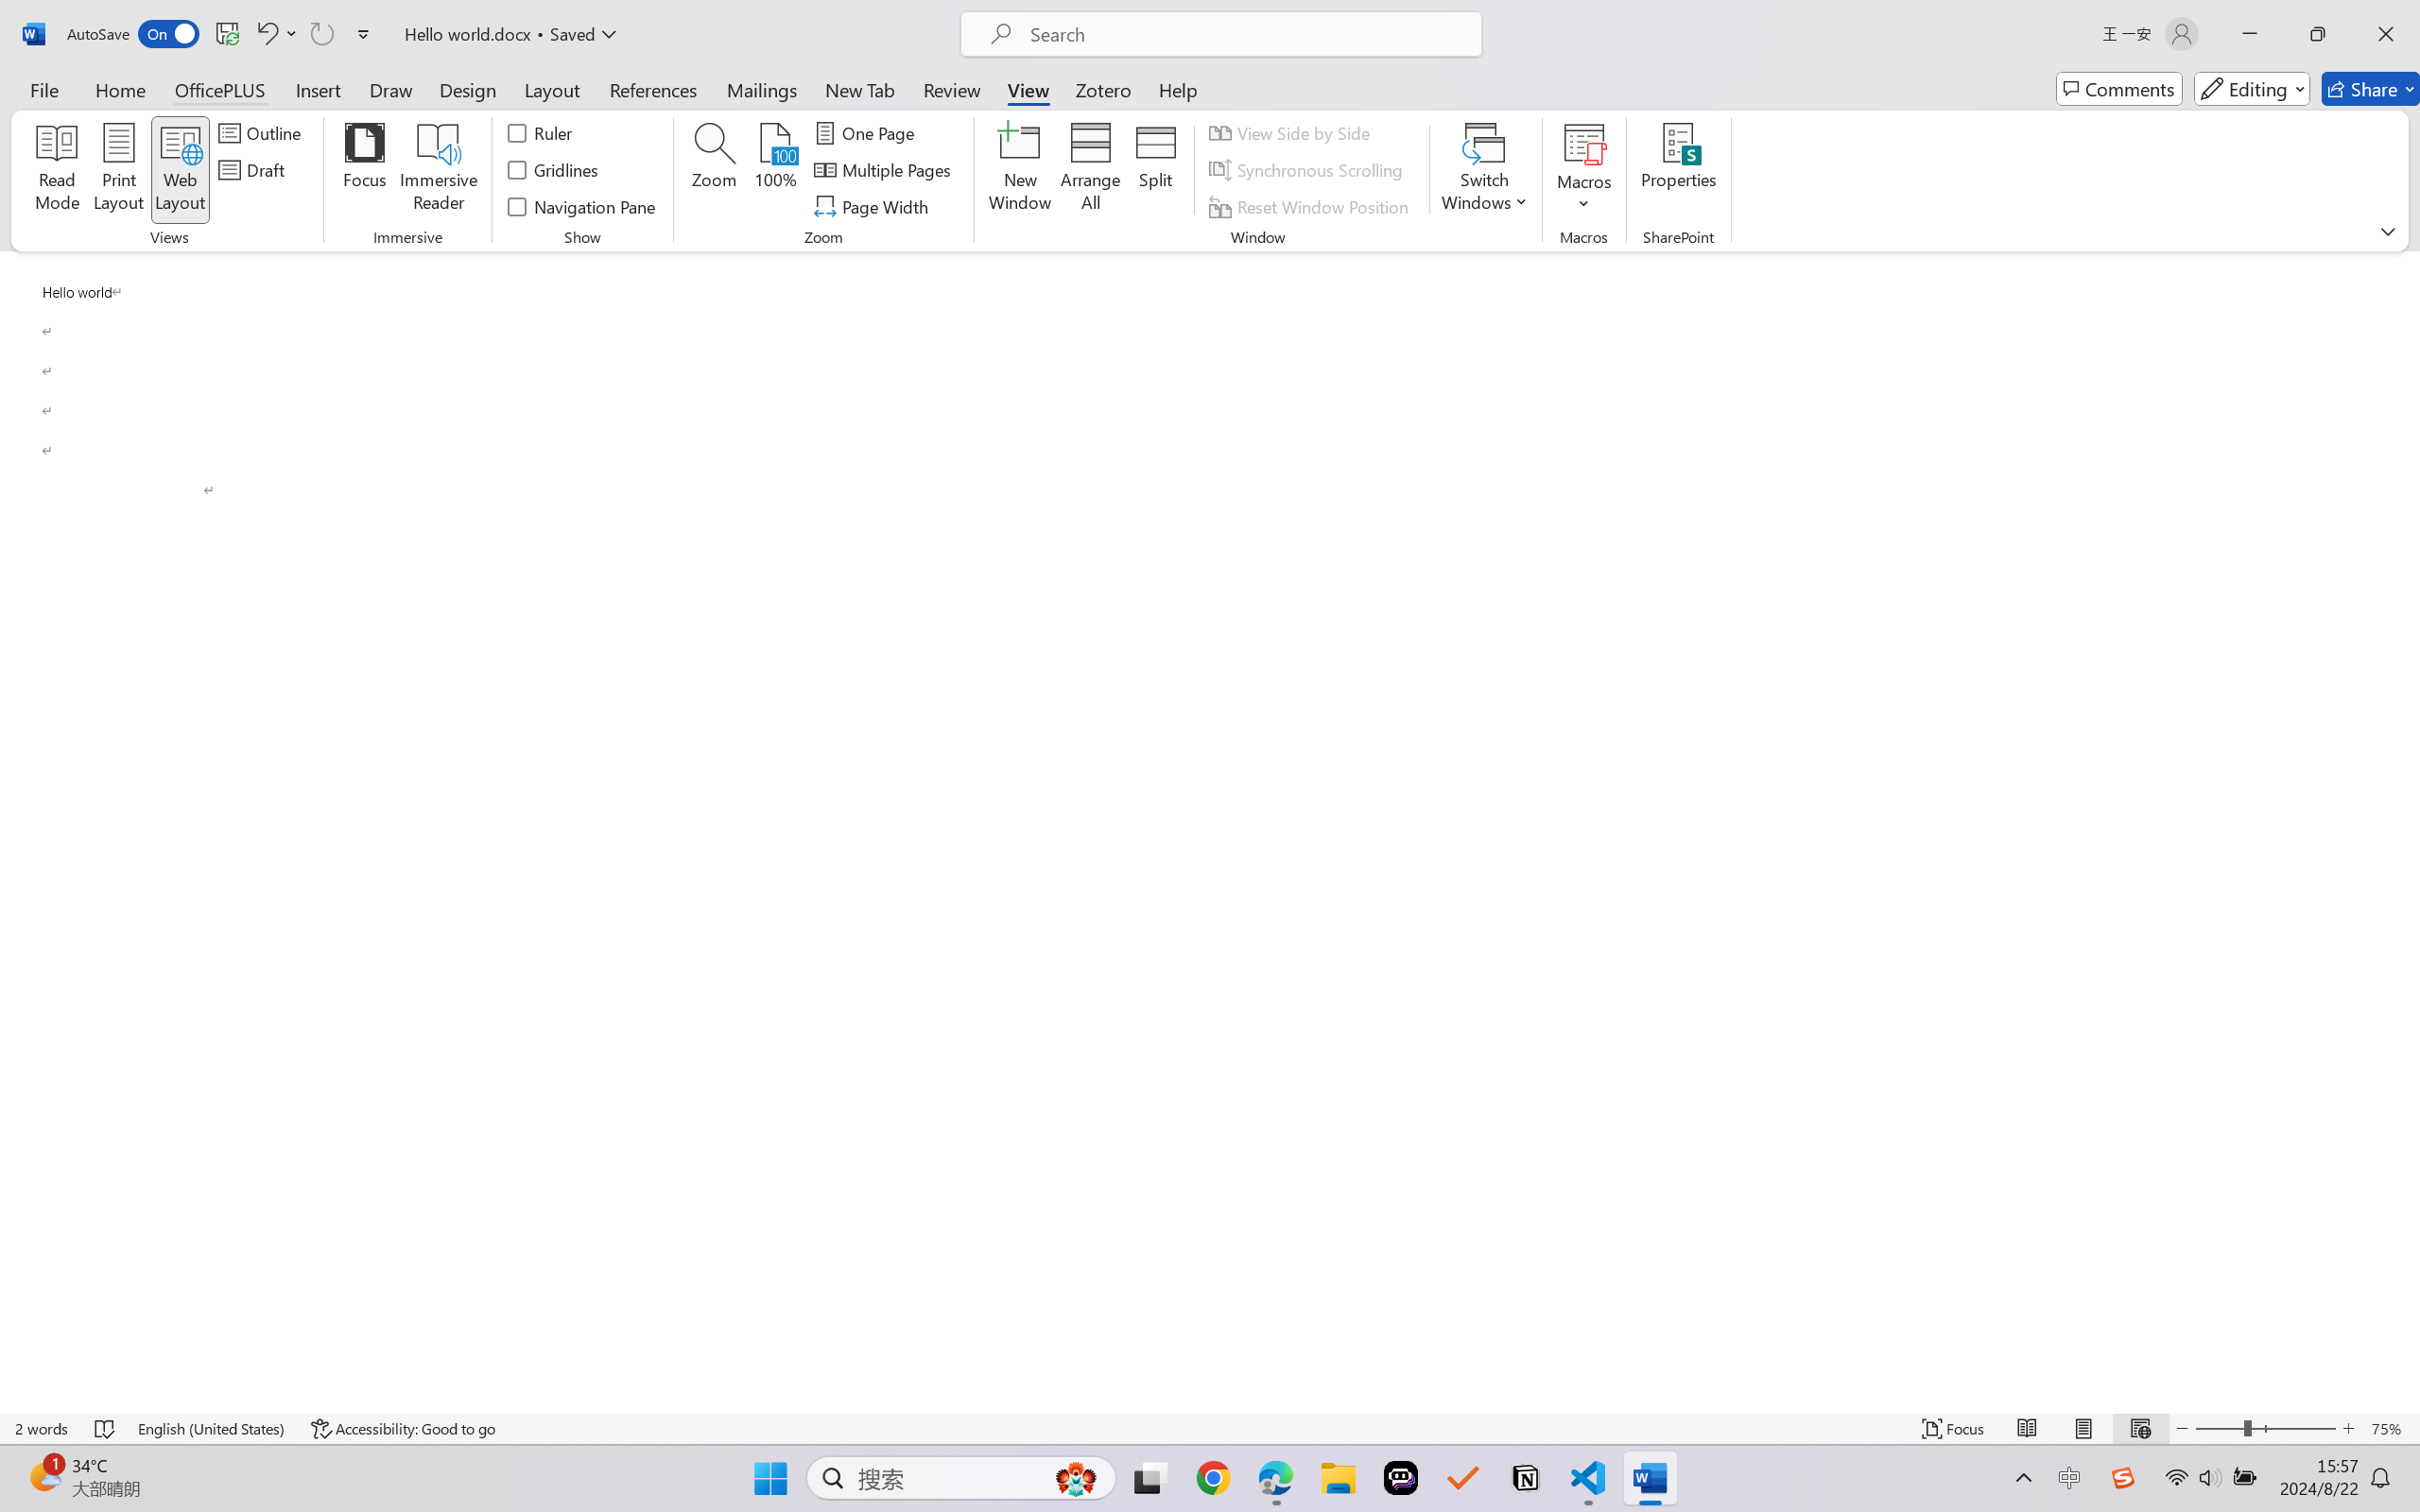 This screenshot has height=1512, width=2420. I want to click on 'Ruler', so click(540, 131).